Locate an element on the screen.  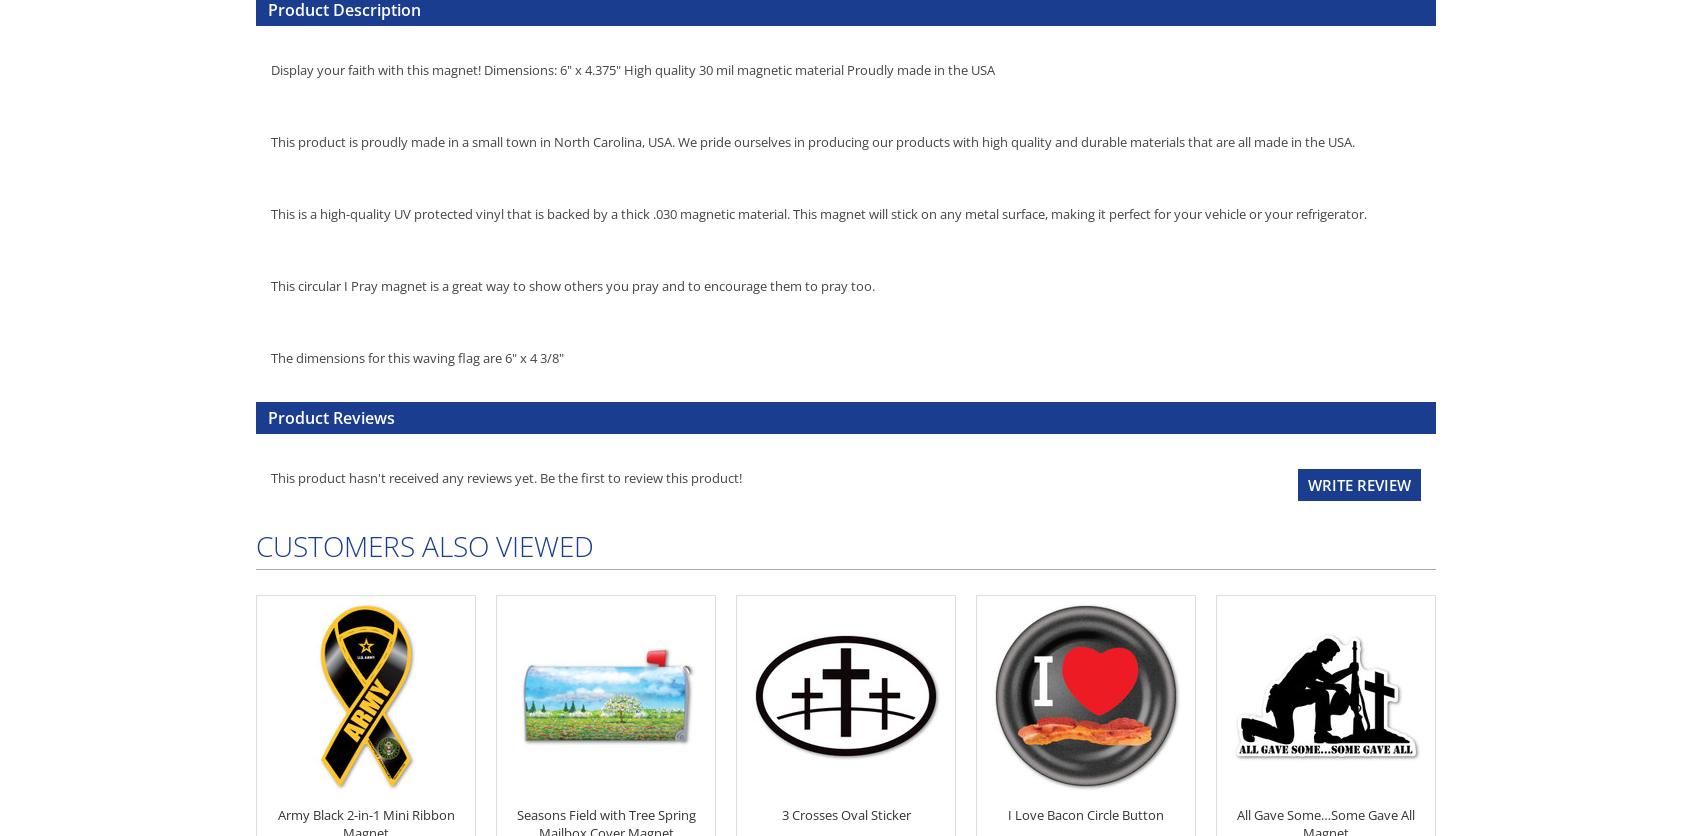
'This product hasn't received any reviews yet. Be the first to review this product!' is located at coordinates (506, 477).